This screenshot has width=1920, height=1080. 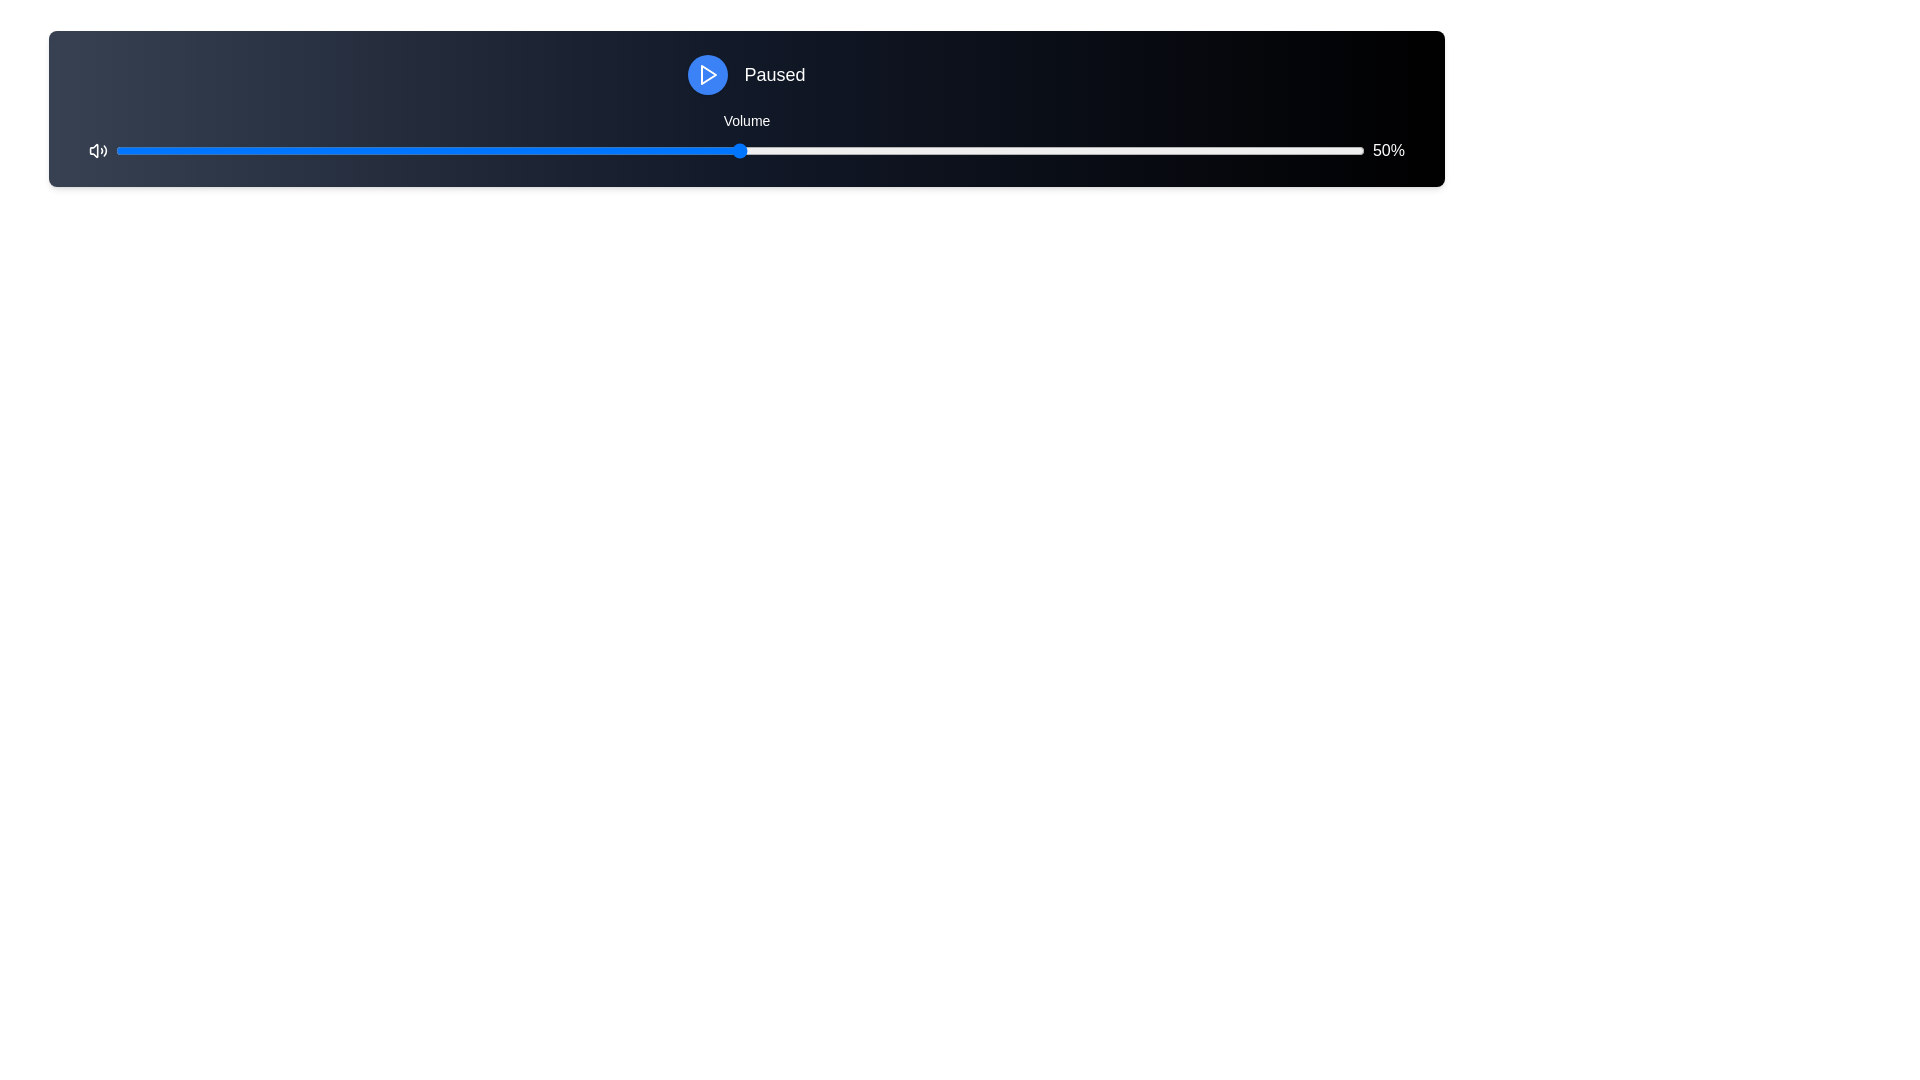 What do you see at coordinates (114, 149) in the screenshot?
I see `the volume level` at bounding box center [114, 149].